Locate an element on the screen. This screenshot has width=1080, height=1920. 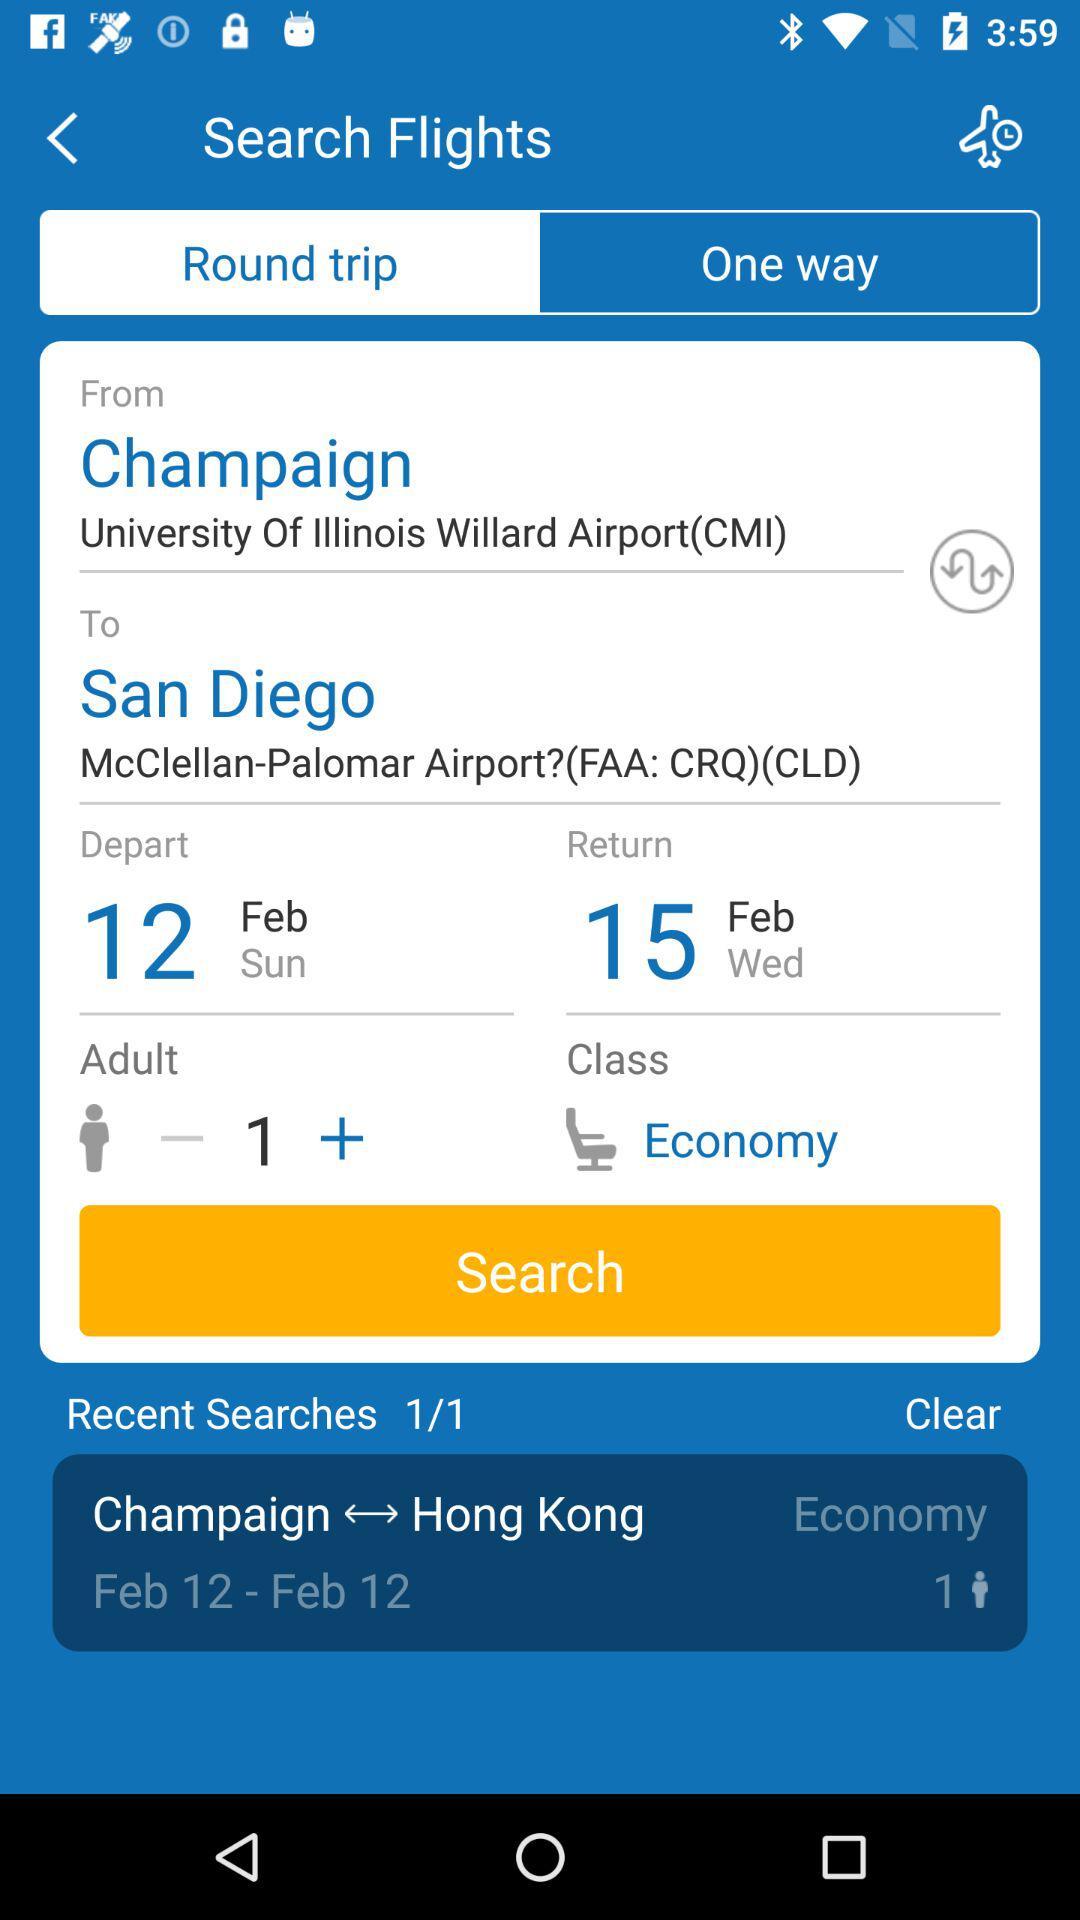
the minus icon is located at coordinates (189, 1138).